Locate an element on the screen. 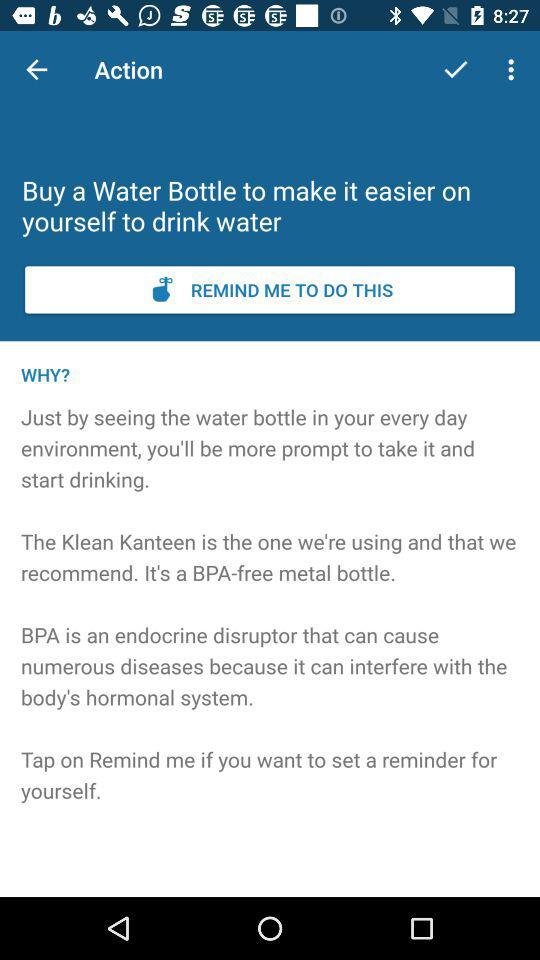  icon next to the action icon is located at coordinates (455, 69).